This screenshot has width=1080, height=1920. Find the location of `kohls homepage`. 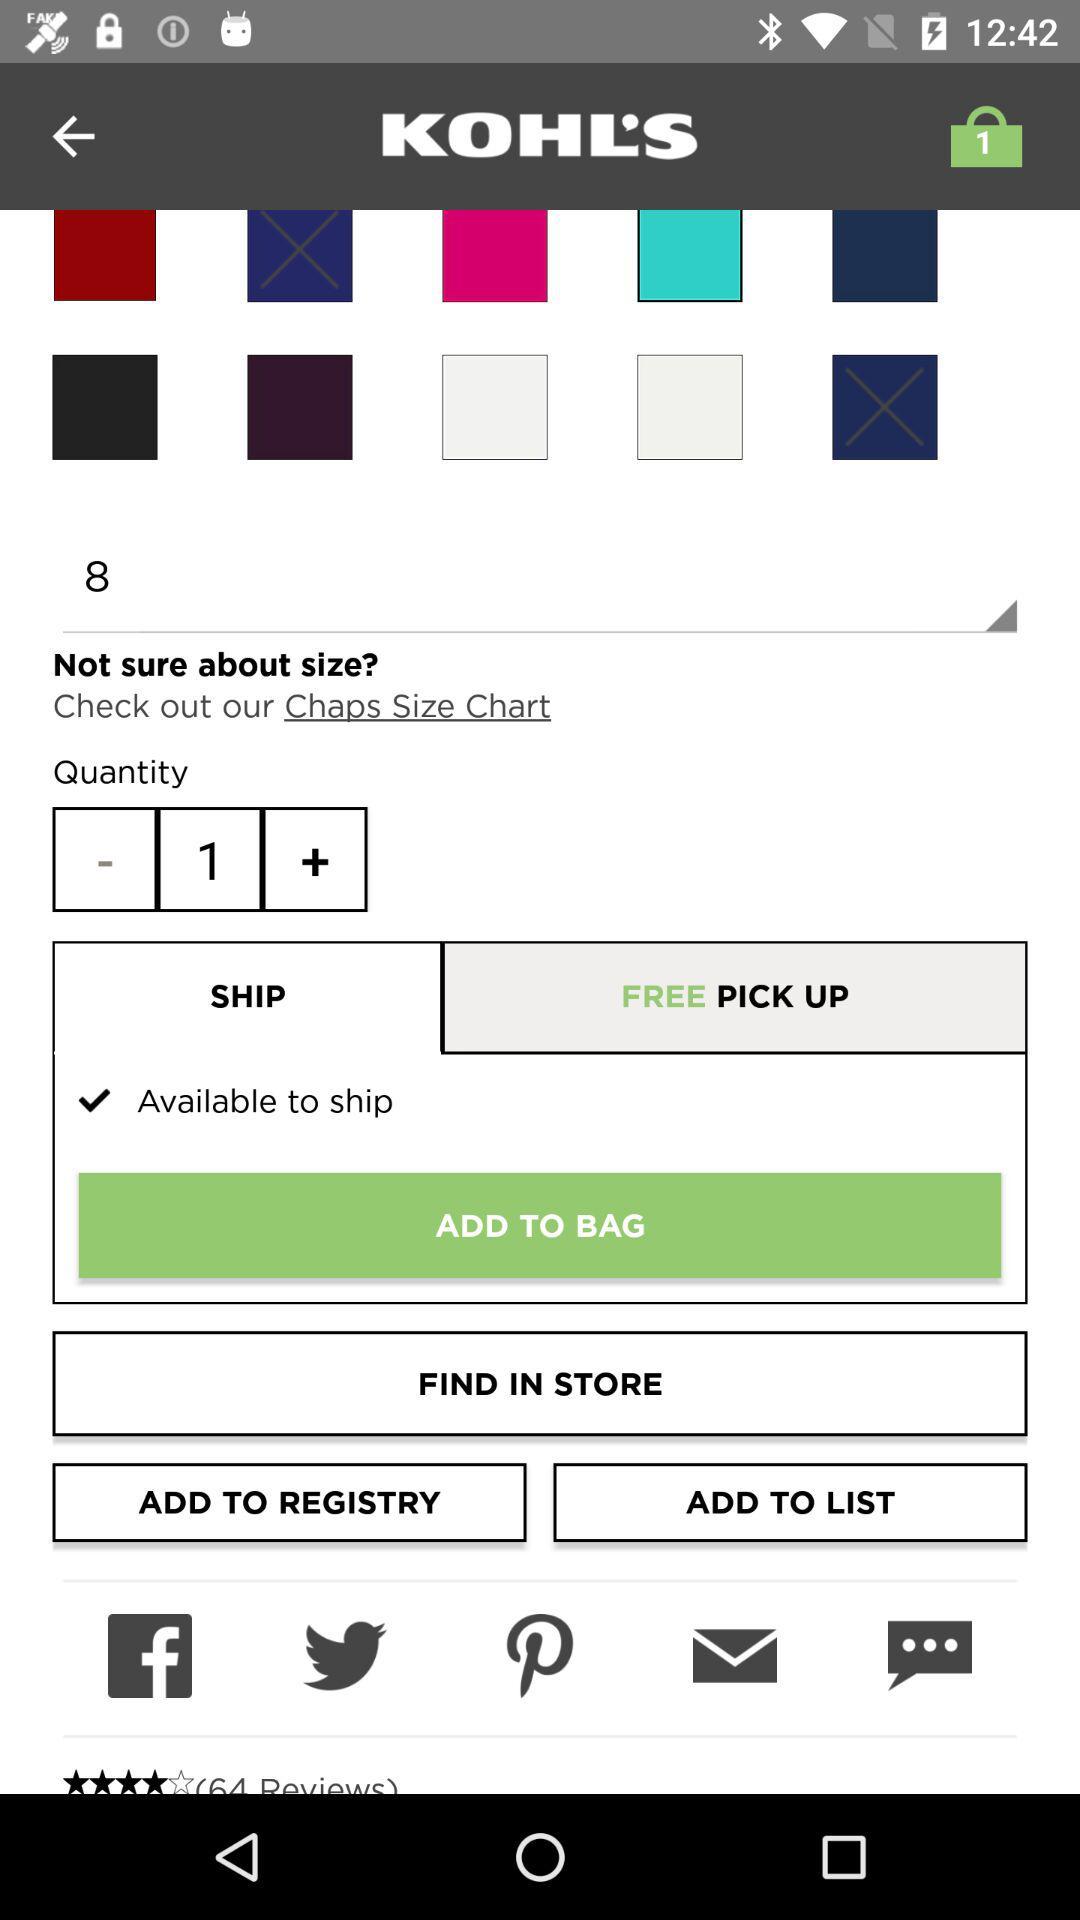

kohls homepage is located at coordinates (540, 135).